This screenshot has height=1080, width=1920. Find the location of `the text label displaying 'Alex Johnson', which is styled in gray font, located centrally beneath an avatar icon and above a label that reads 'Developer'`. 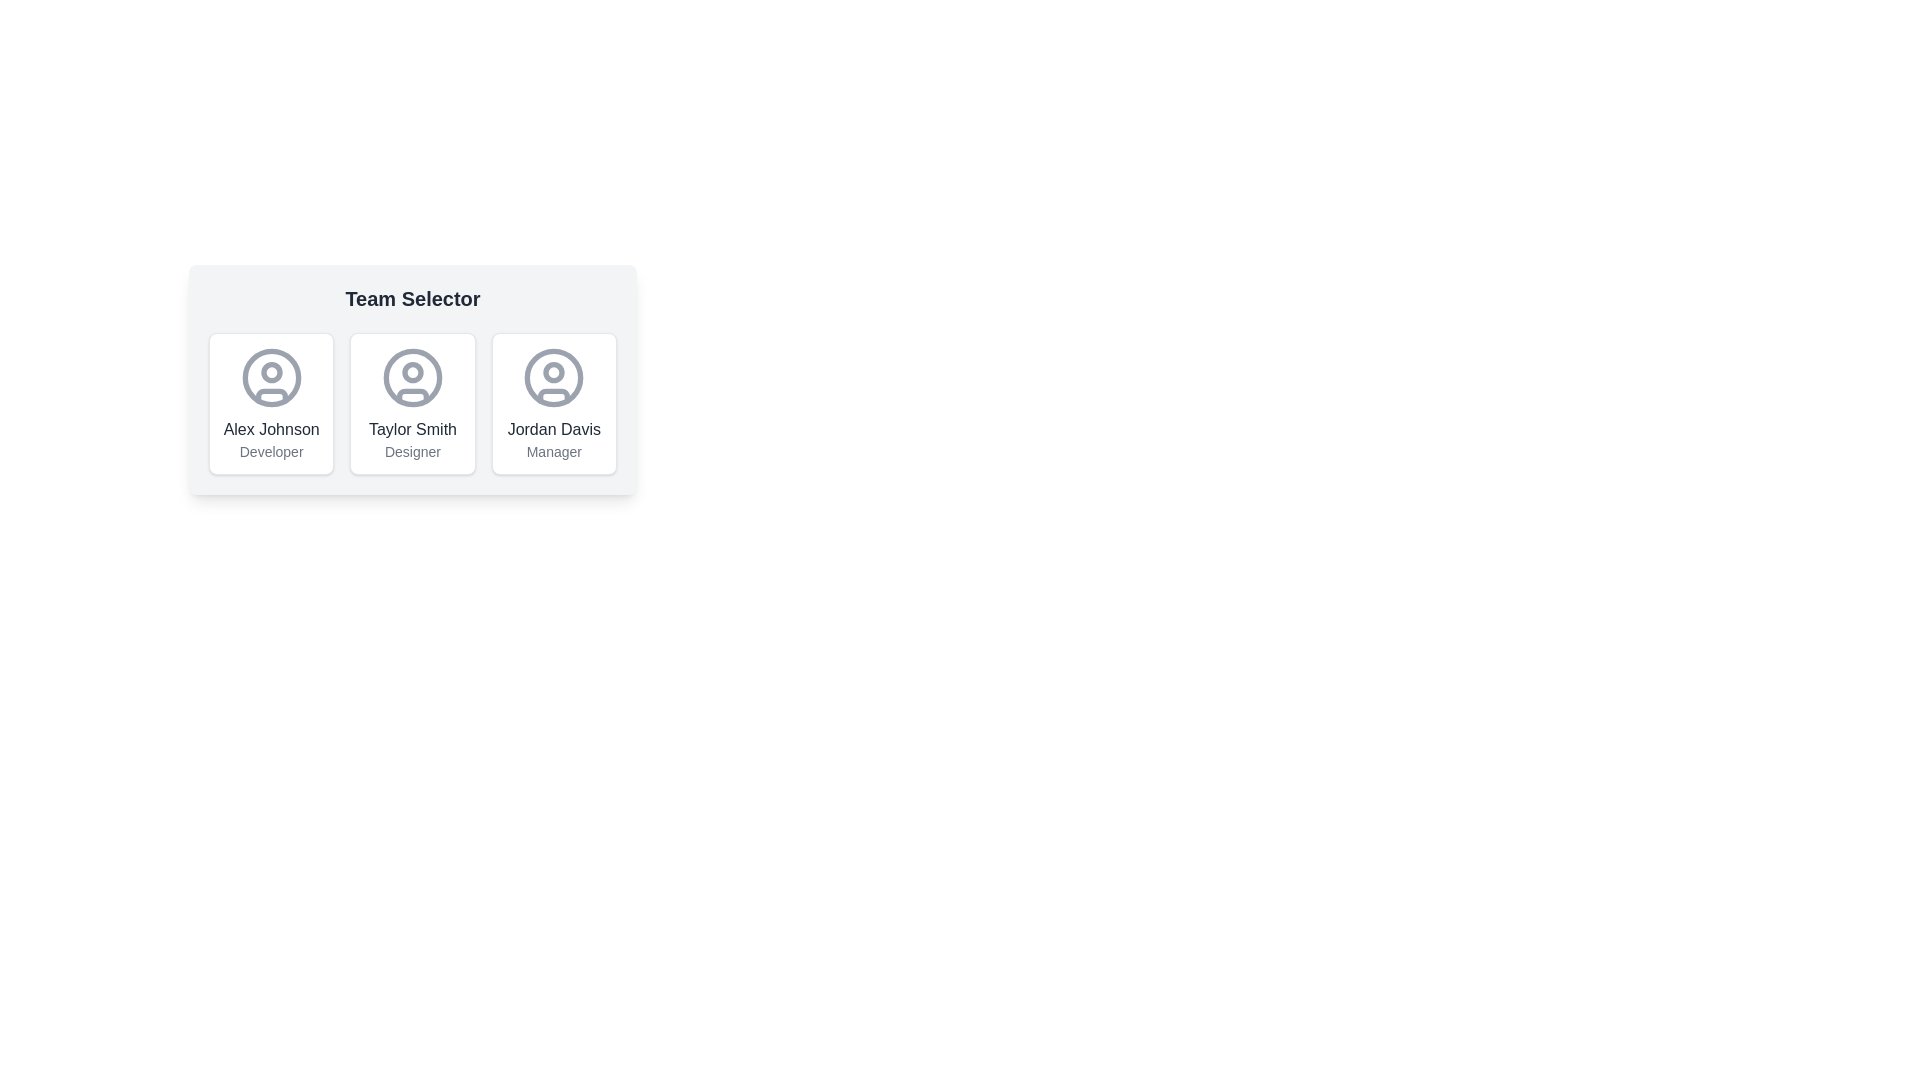

the text label displaying 'Alex Johnson', which is styled in gray font, located centrally beneath an avatar icon and above a label that reads 'Developer' is located at coordinates (270, 428).